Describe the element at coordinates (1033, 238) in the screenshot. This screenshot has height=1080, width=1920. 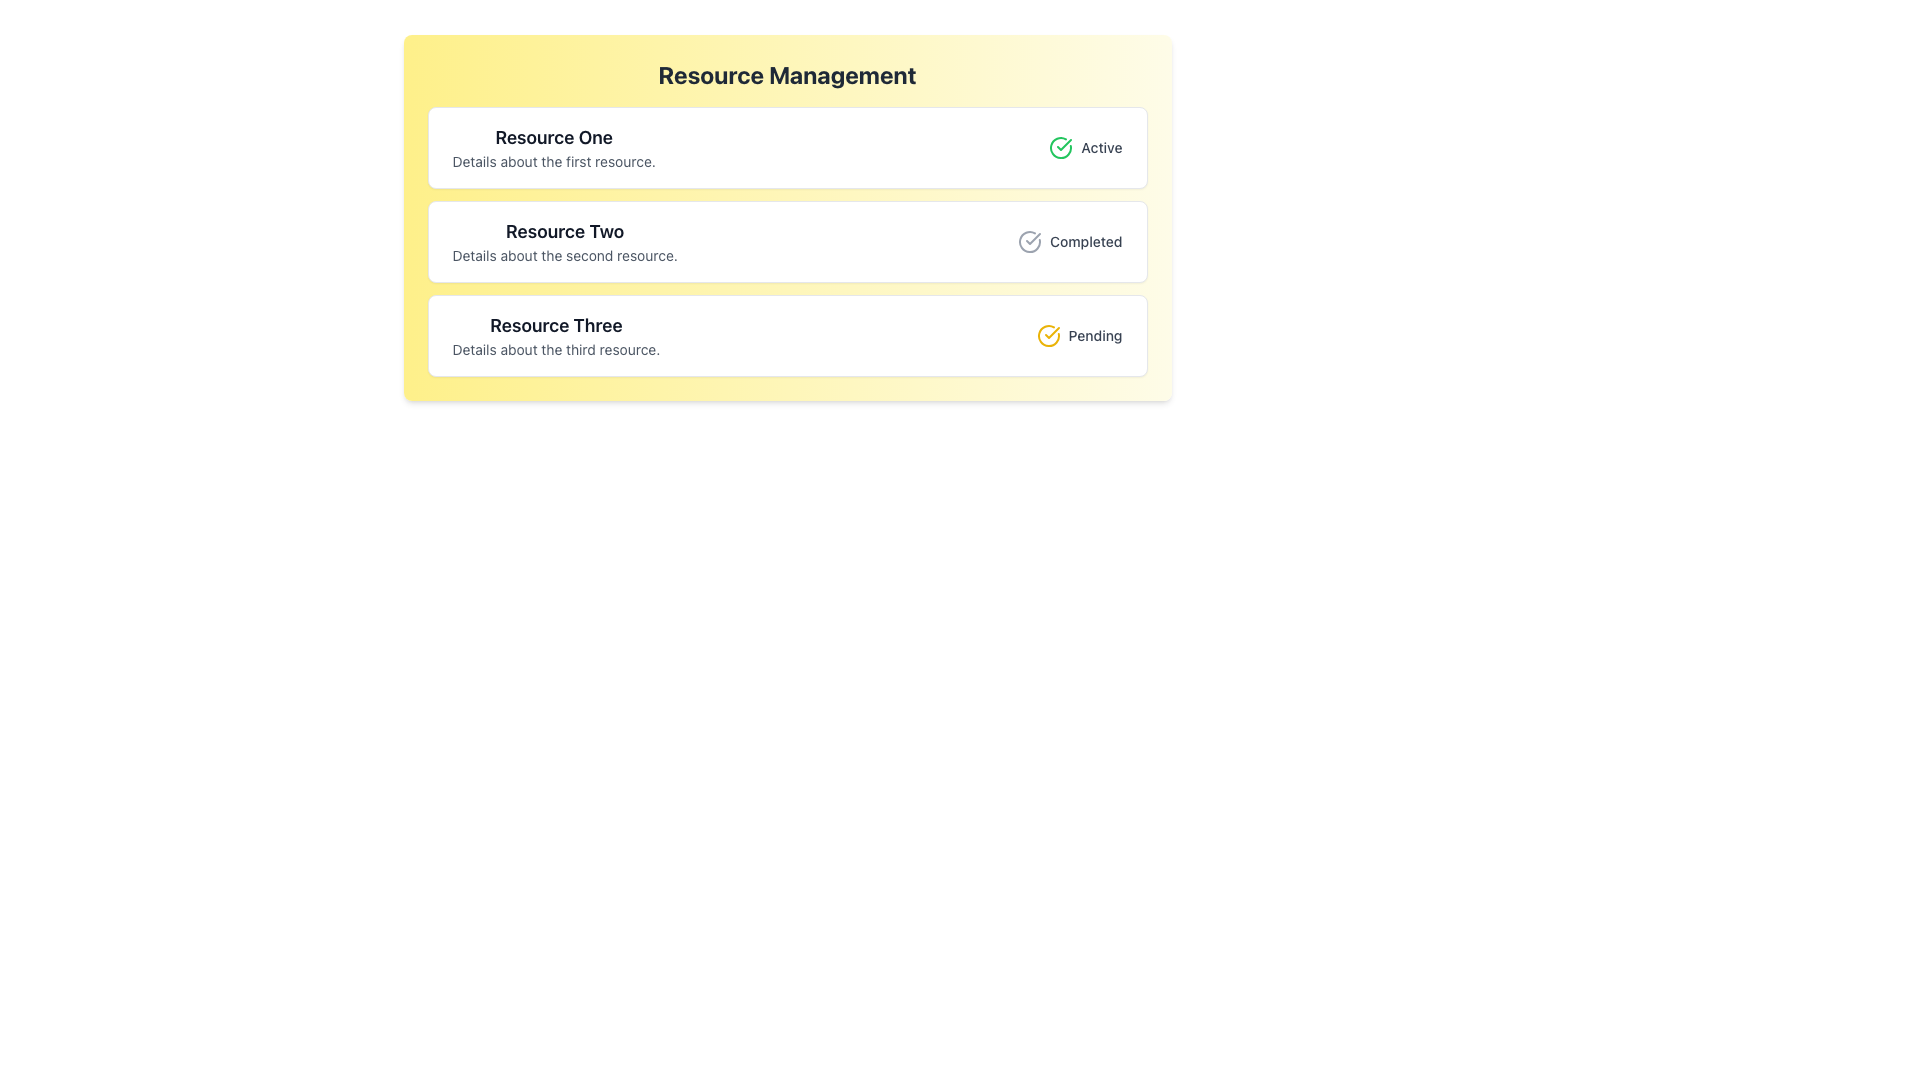
I see `the simplistic checkmark icon styled with a gray color, located in the top-right corner of the interface, indicating 'Active' status` at that location.